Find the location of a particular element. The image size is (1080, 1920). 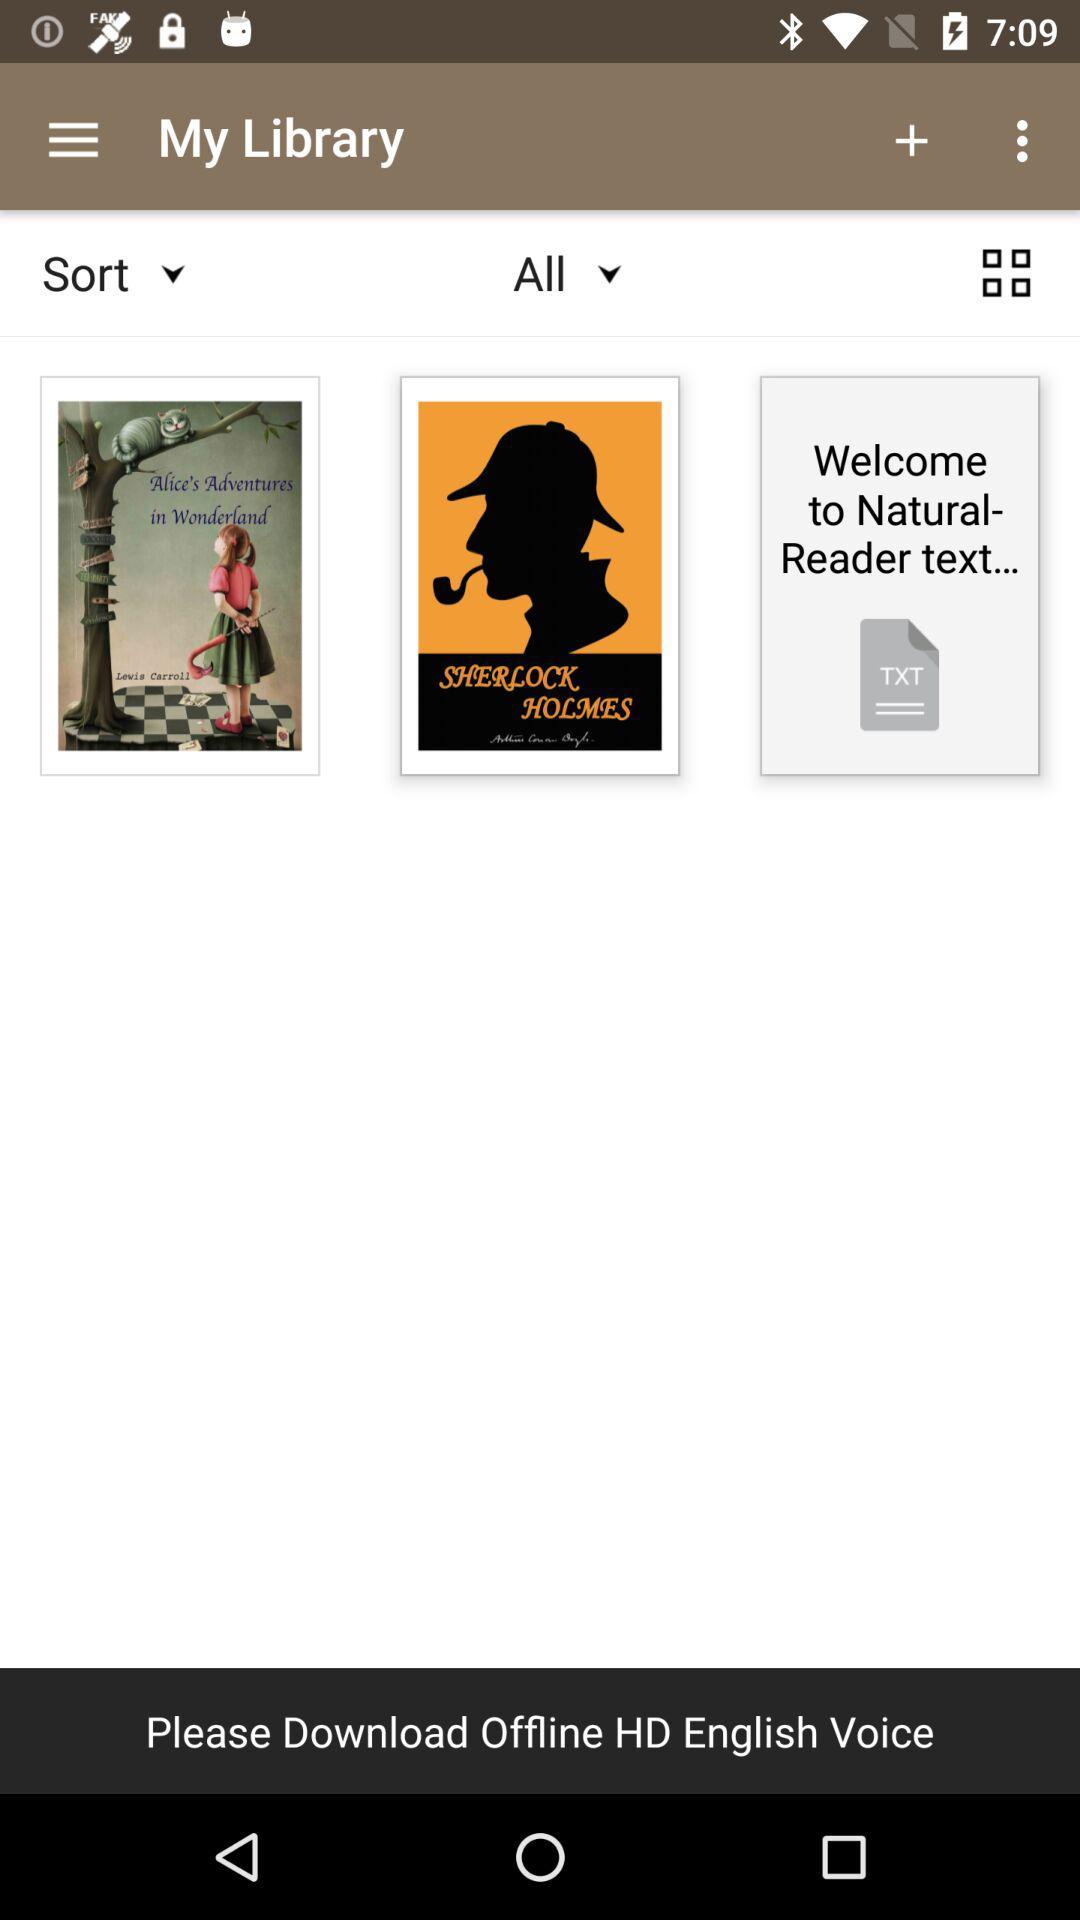

the dashboard icon is located at coordinates (1006, 291).